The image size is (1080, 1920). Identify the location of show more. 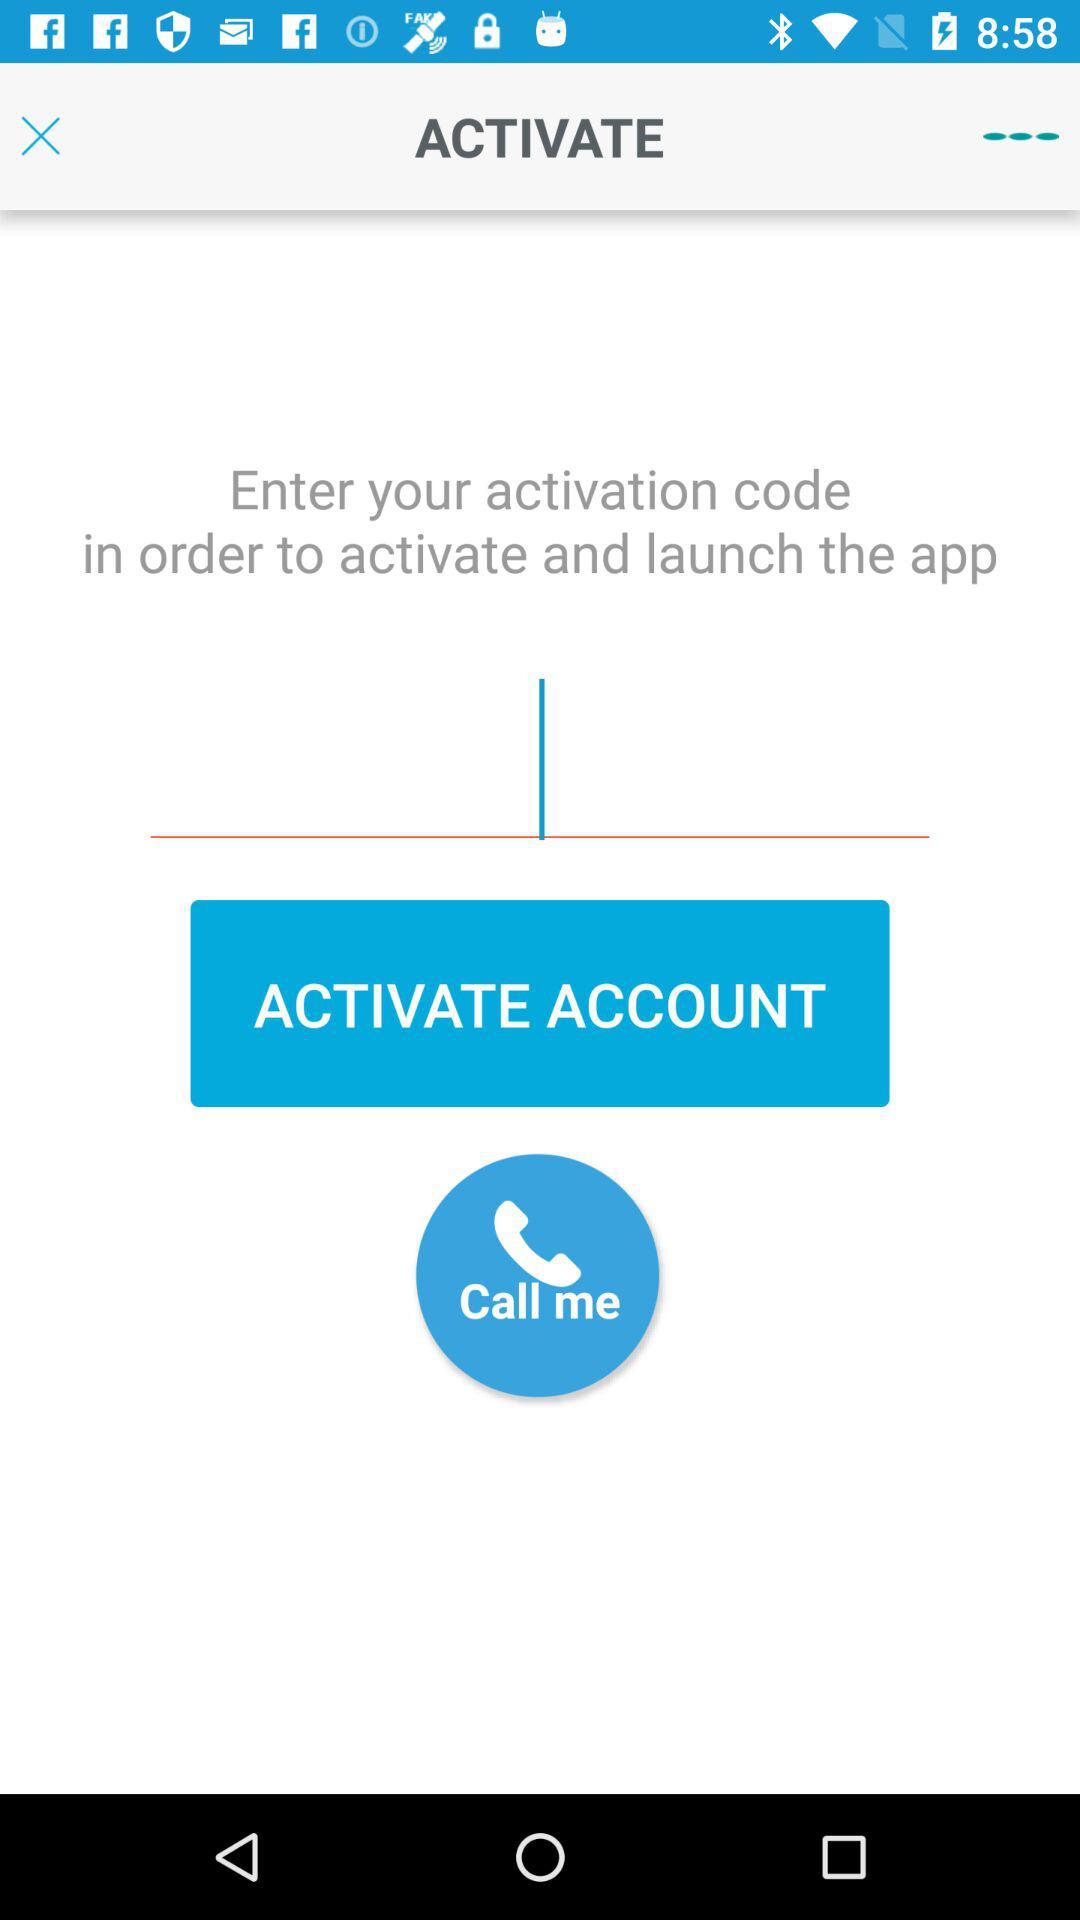
(1021, 135).